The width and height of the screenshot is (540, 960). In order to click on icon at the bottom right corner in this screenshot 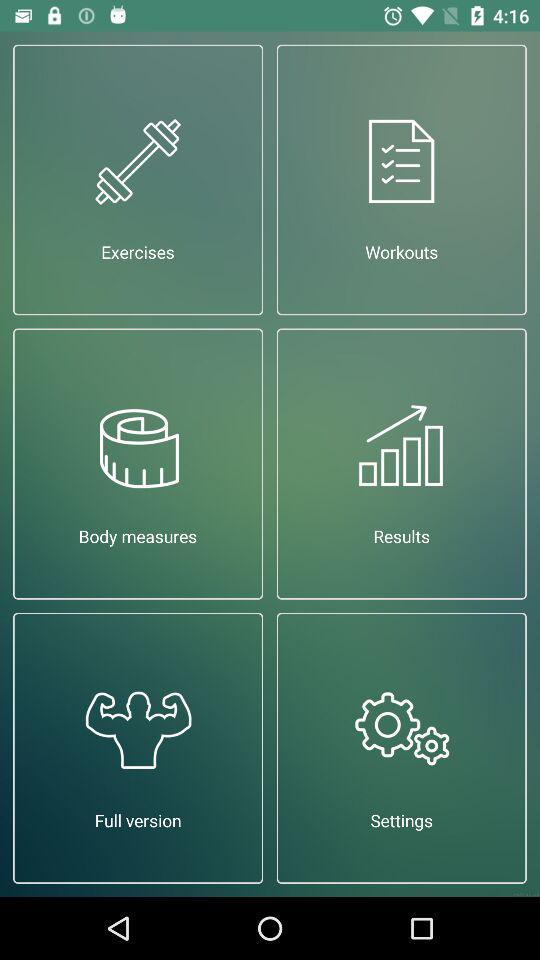, I will do `click(401, 747)`.